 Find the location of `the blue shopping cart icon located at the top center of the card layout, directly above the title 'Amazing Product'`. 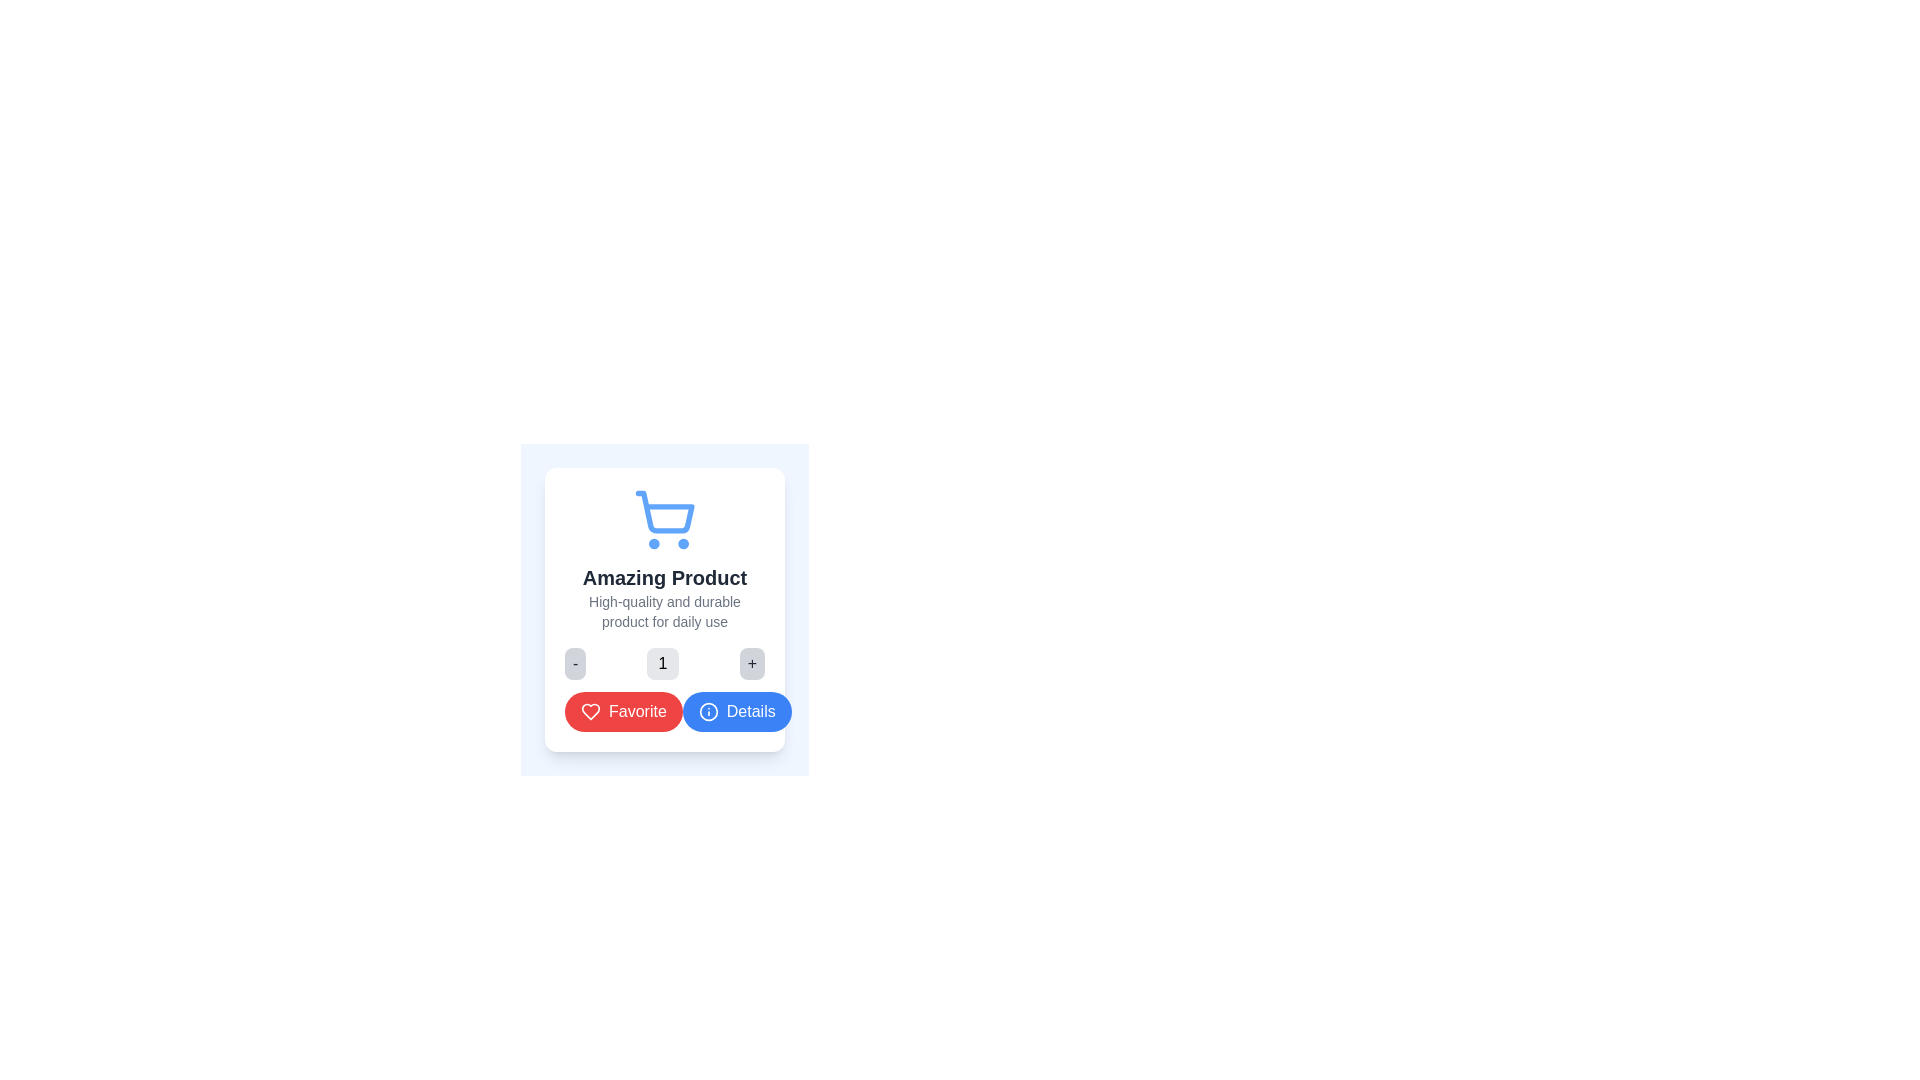

the blue shopping cart icon located at the top center of the card layout, directly above the title 'Amazing Product' is located at coordinates (665, 519).